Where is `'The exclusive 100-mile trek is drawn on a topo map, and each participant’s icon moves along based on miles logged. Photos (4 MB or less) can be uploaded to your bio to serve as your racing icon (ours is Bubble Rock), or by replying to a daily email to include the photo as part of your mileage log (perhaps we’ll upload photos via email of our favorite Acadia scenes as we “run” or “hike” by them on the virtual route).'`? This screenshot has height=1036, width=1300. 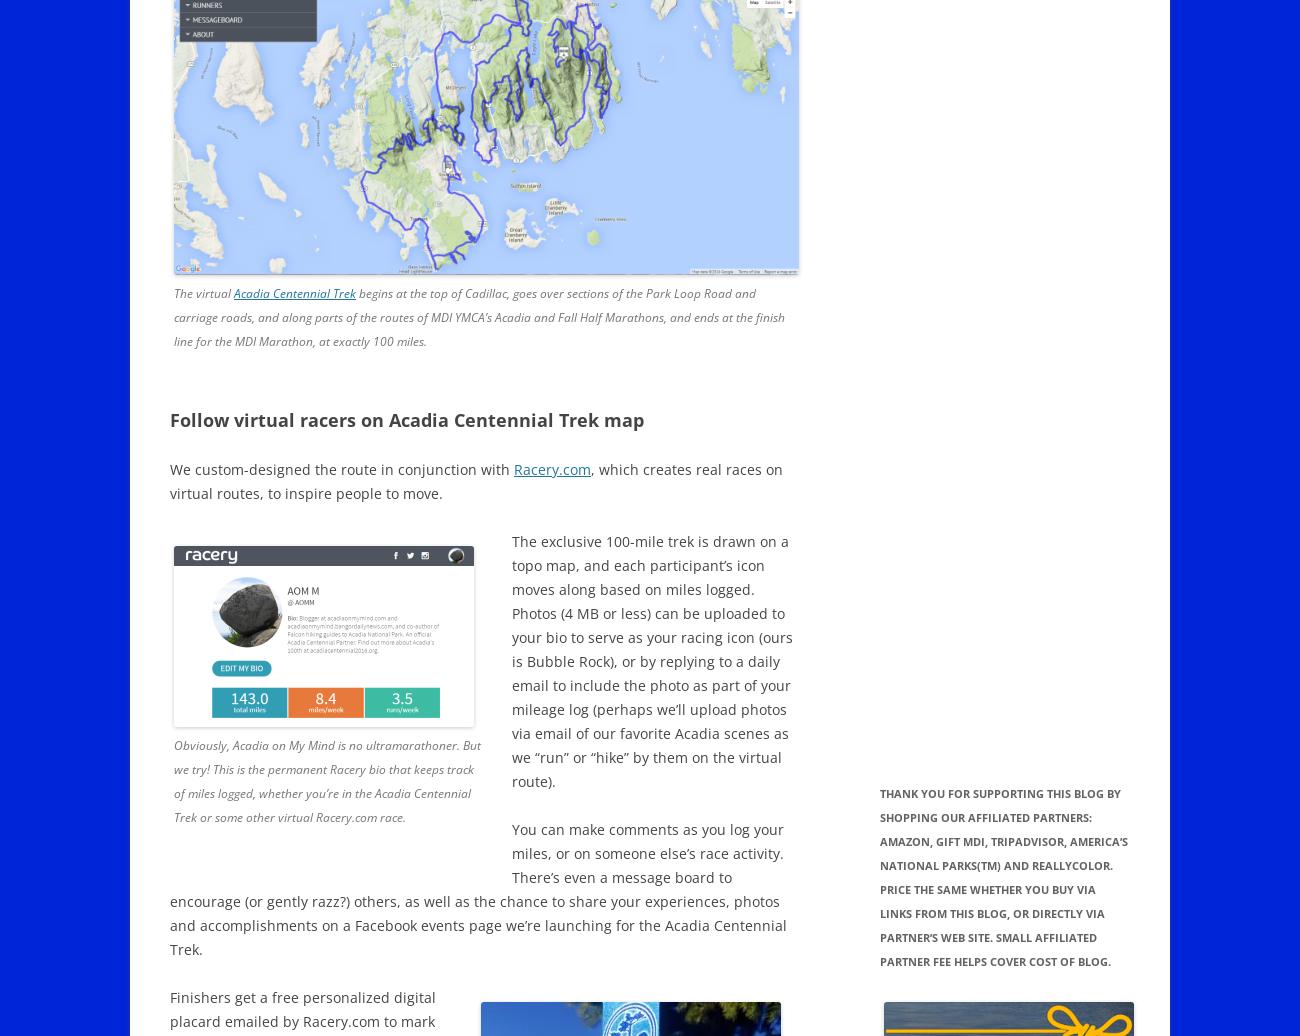
'The exclusive 100-mile trek is drawn on a topo map, and each participant’s icon moves along based on miles logged. Photos (4 MB or less) can be uploaded to your bio to serve as your racing icon (ours is Bubble Rock), or by replying to a daily email to include the photo as part of your mileage log (perhaps we’ll upload photos via email of our favorite Acadia scenes as we “run” or “hike” by them on the virtual route).' is located at coordinates (511, 661).